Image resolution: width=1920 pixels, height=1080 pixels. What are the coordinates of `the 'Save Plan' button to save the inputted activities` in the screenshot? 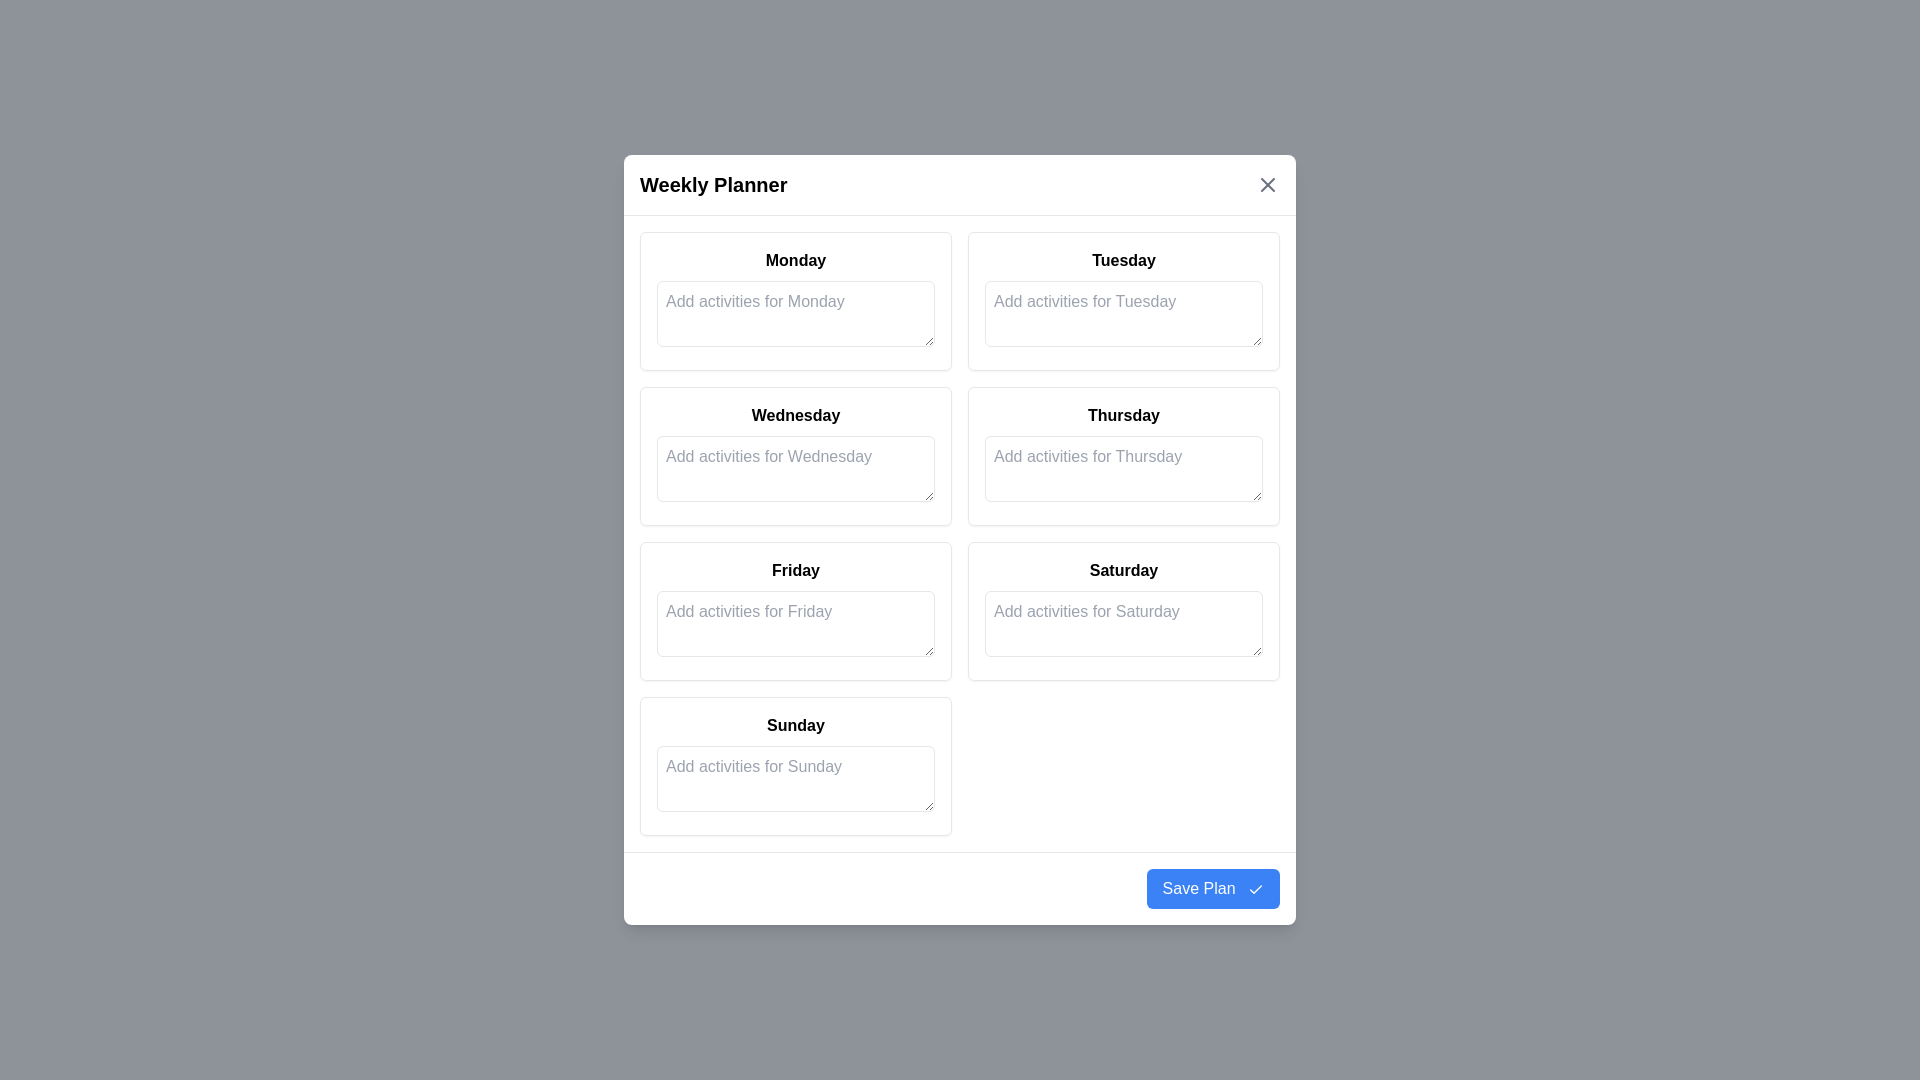 It's located at (1212, 887).